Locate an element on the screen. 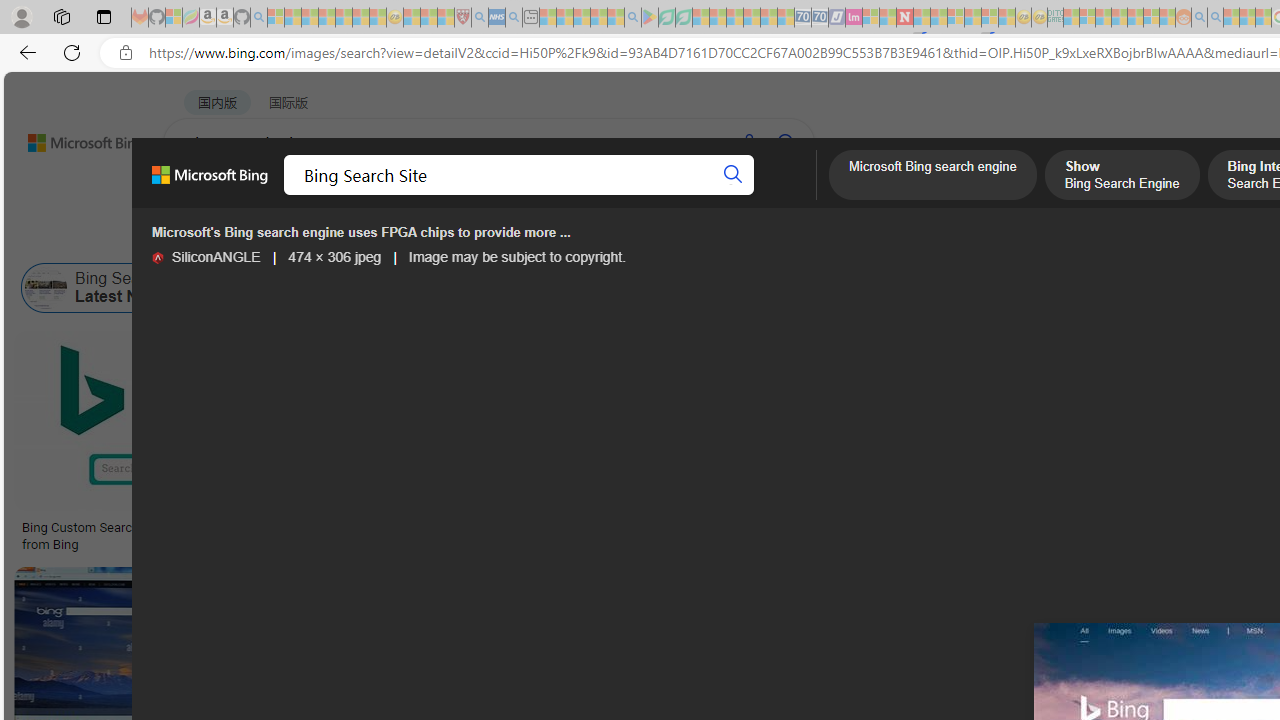  'New Report Confirms 2023 Was Record Hot | Watch - Sleeping' is located at coordinates (343, 17).